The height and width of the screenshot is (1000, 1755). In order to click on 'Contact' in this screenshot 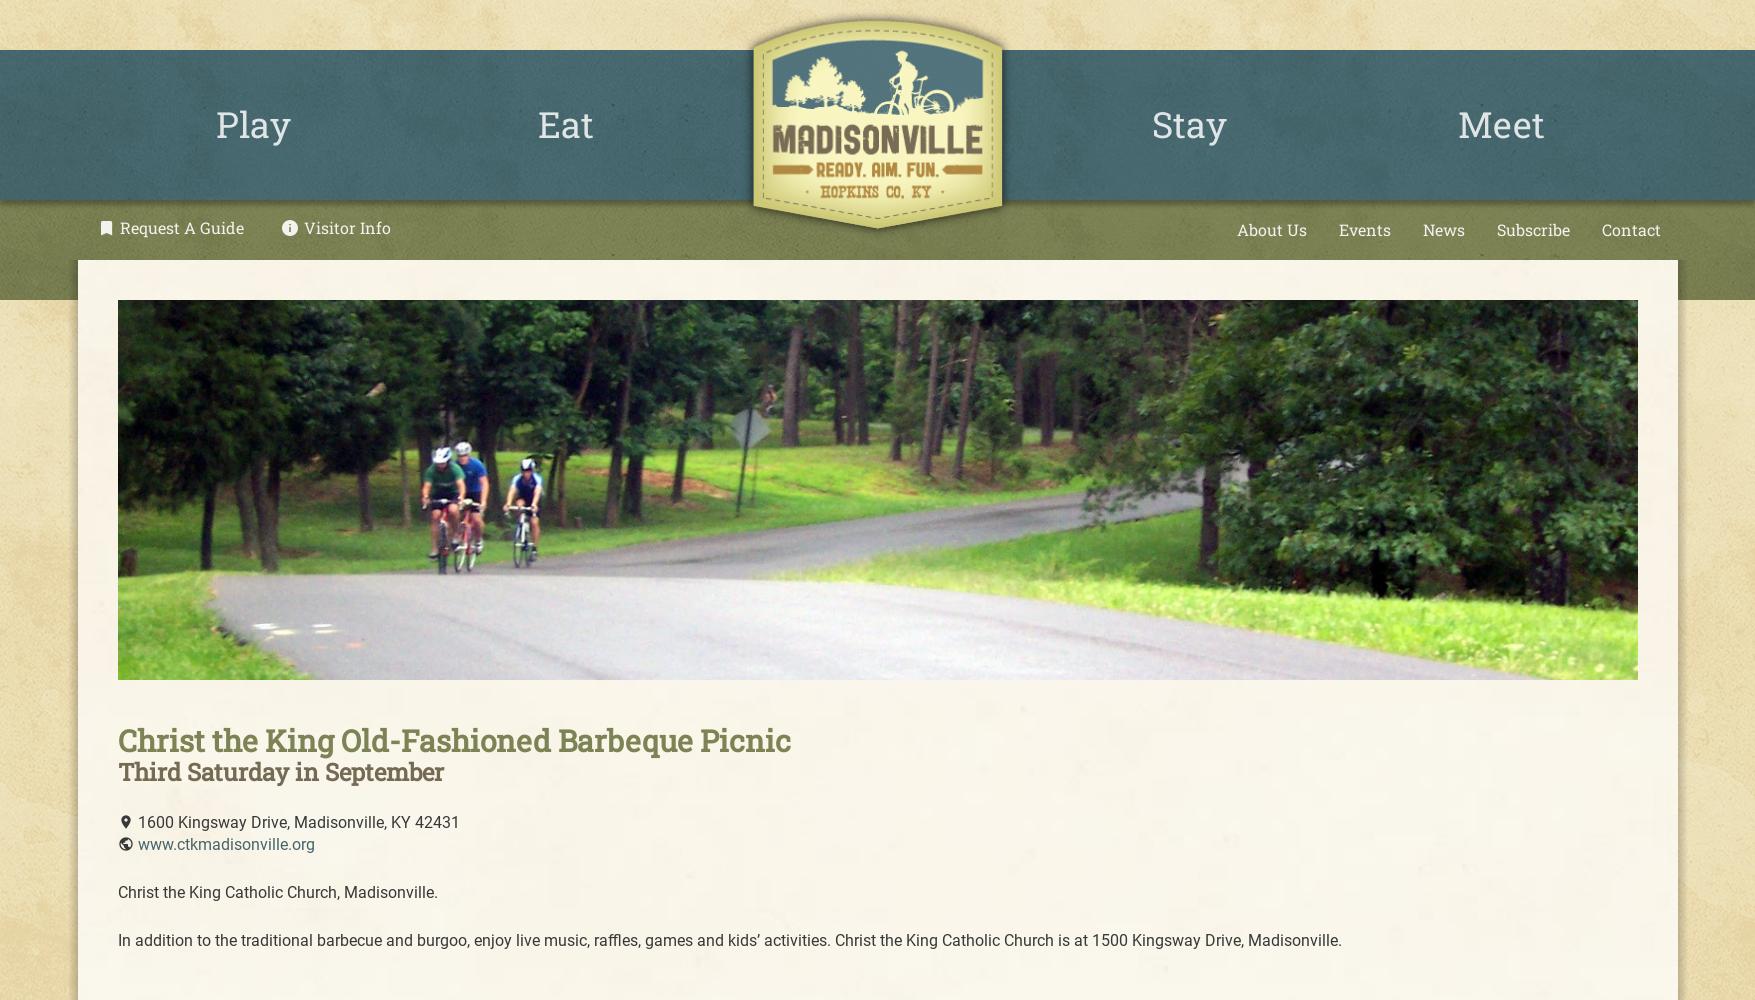, I will do `click(1631, 227)`.